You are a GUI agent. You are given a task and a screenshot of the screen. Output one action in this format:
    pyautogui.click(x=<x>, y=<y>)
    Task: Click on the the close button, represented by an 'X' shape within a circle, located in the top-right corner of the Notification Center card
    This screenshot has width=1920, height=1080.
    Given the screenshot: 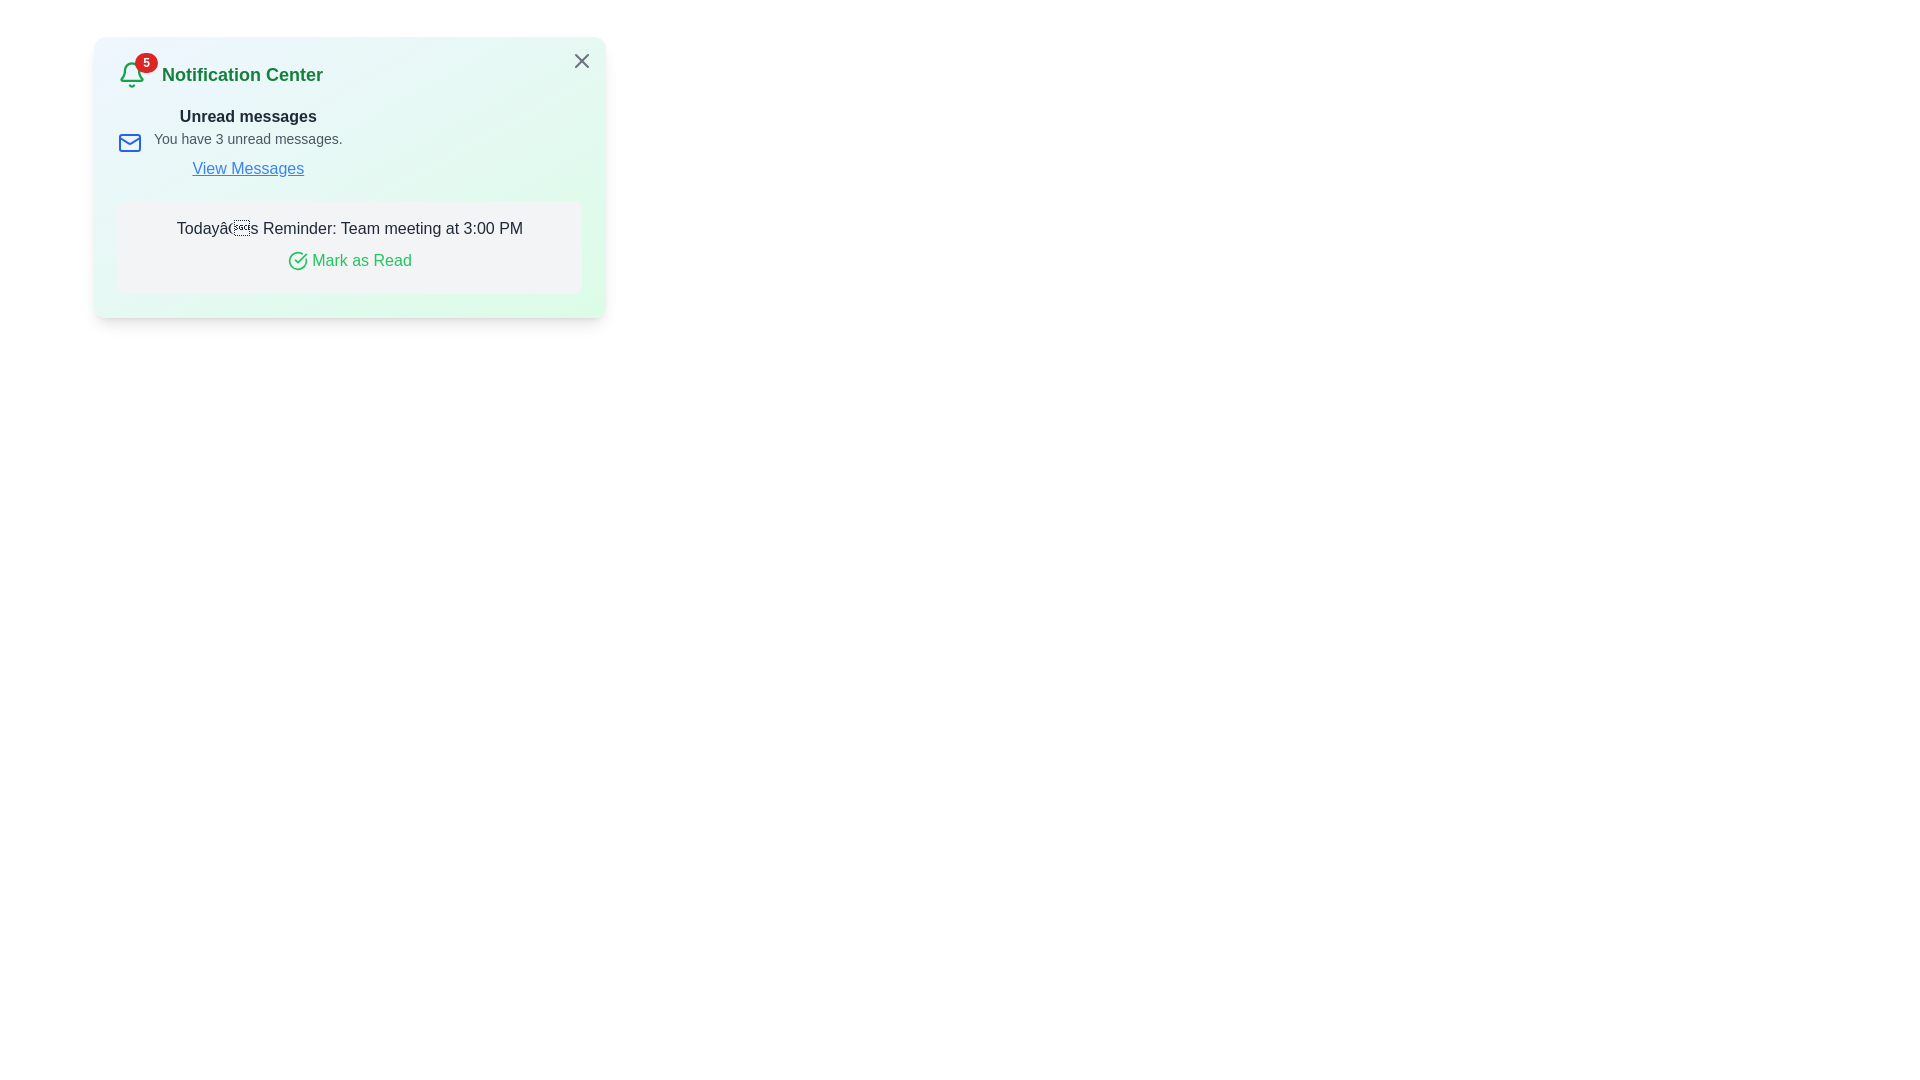 What is the action you would take?
    pyautogui.click(x=580, y=60)
    